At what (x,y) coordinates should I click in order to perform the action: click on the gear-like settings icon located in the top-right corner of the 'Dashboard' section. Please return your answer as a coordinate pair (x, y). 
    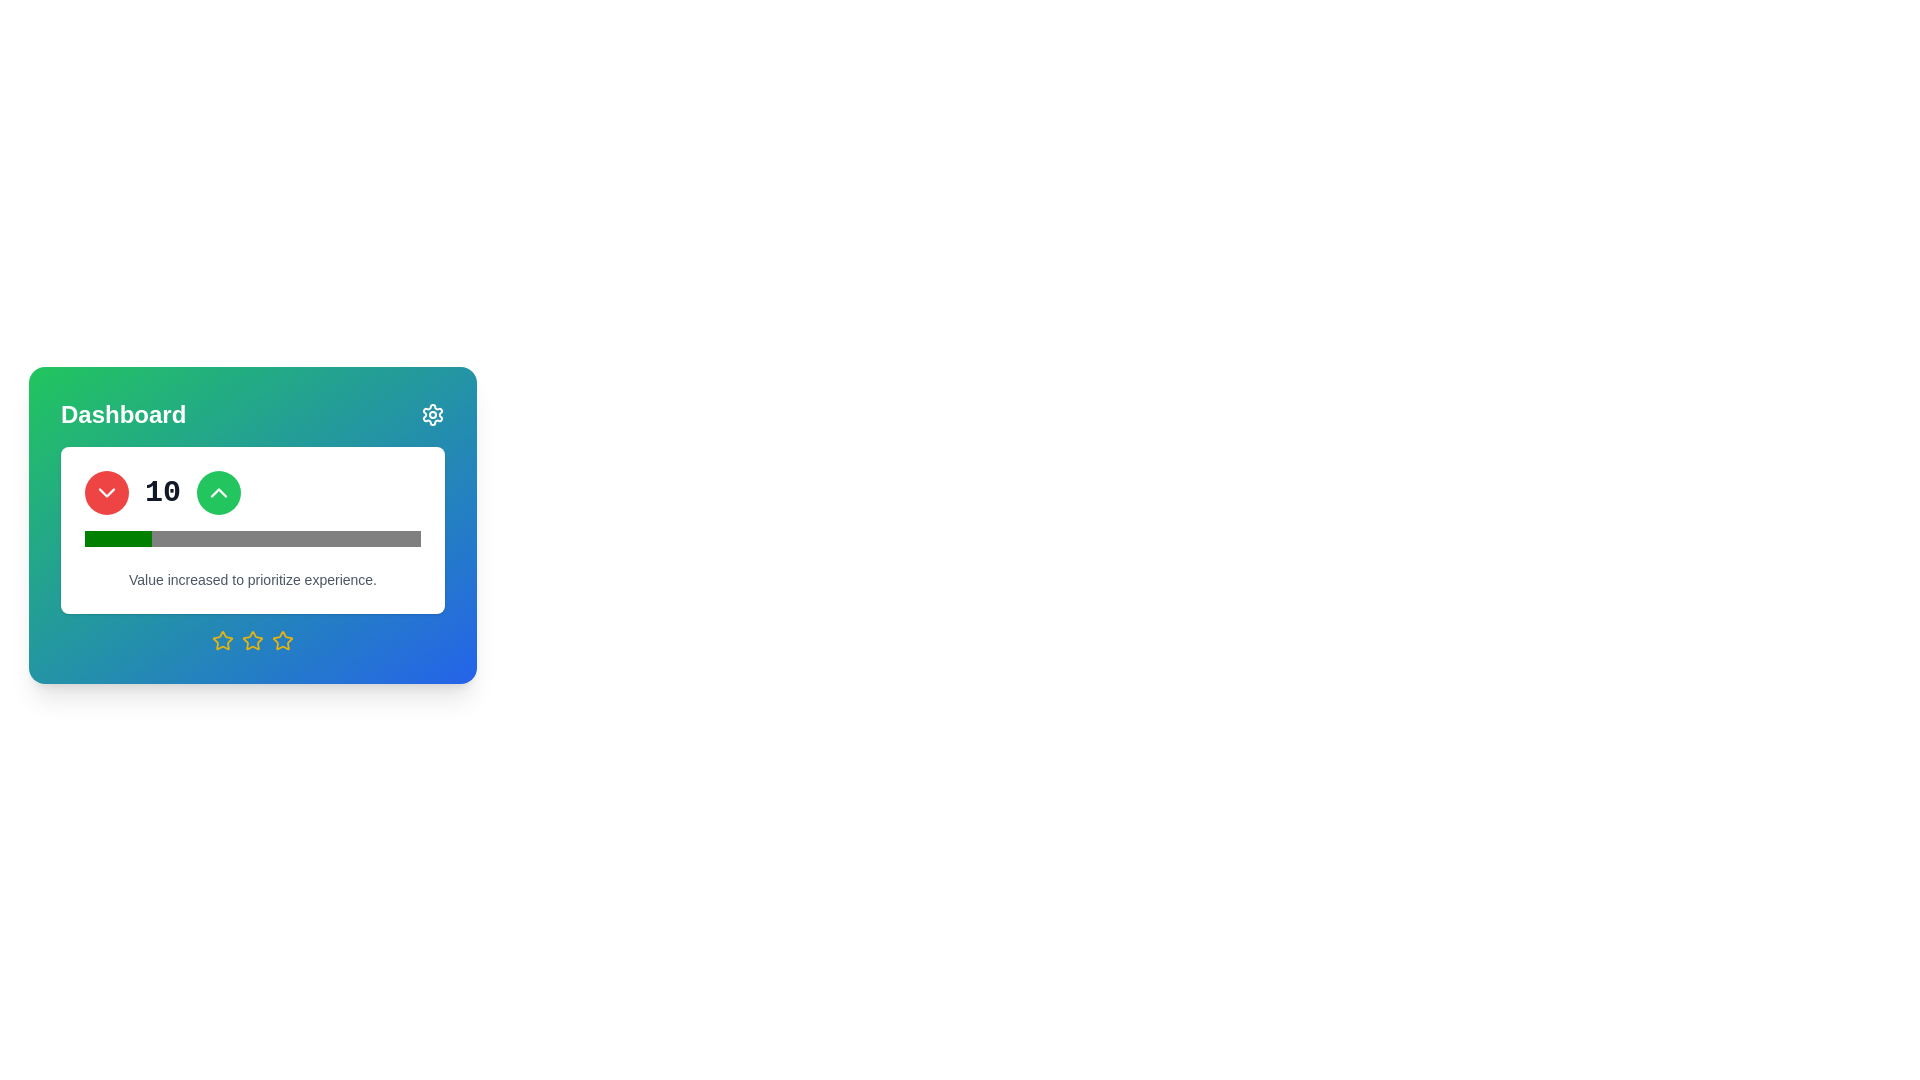
    Looking at the image, I should click on (431, 414).